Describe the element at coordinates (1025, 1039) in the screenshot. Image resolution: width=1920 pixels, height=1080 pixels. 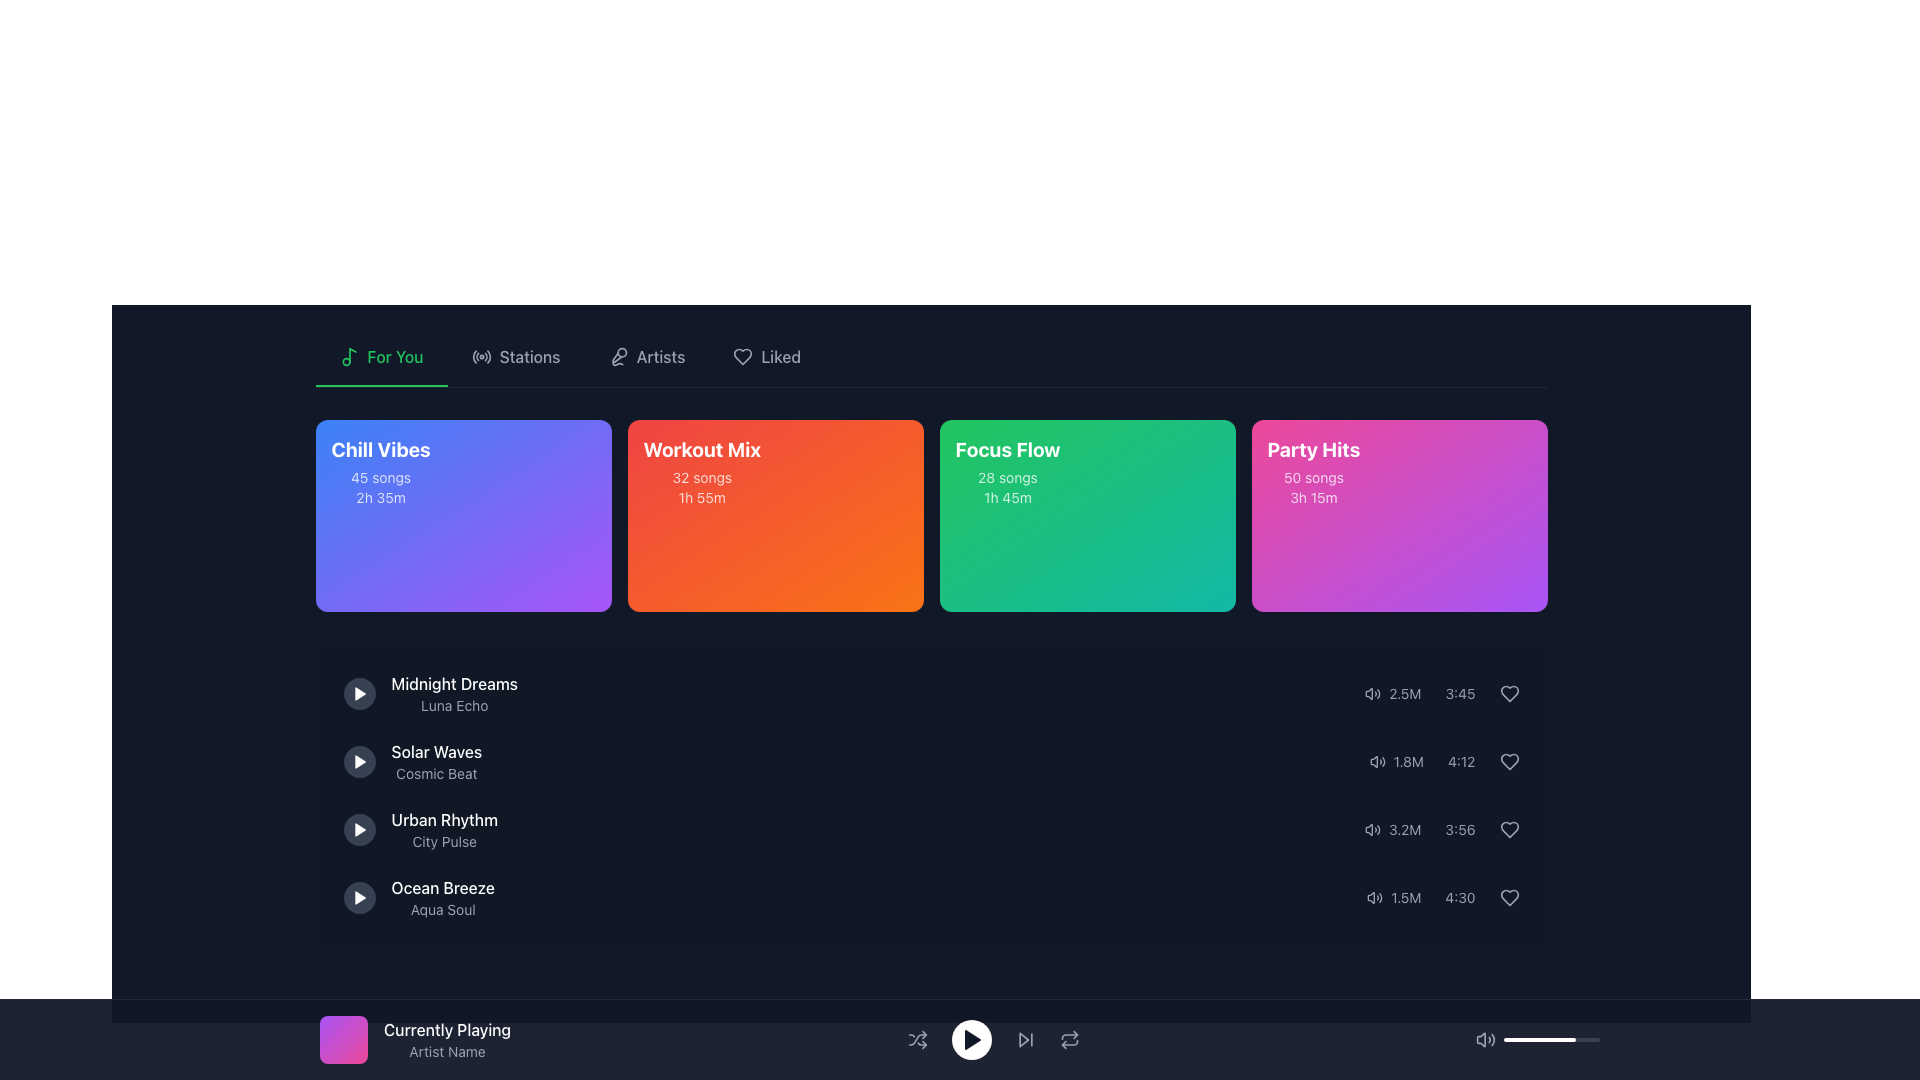
I see `the forward navigation button represented by a double-chevron arrow pointing to the right, located in the bottom toolbar` at that location.